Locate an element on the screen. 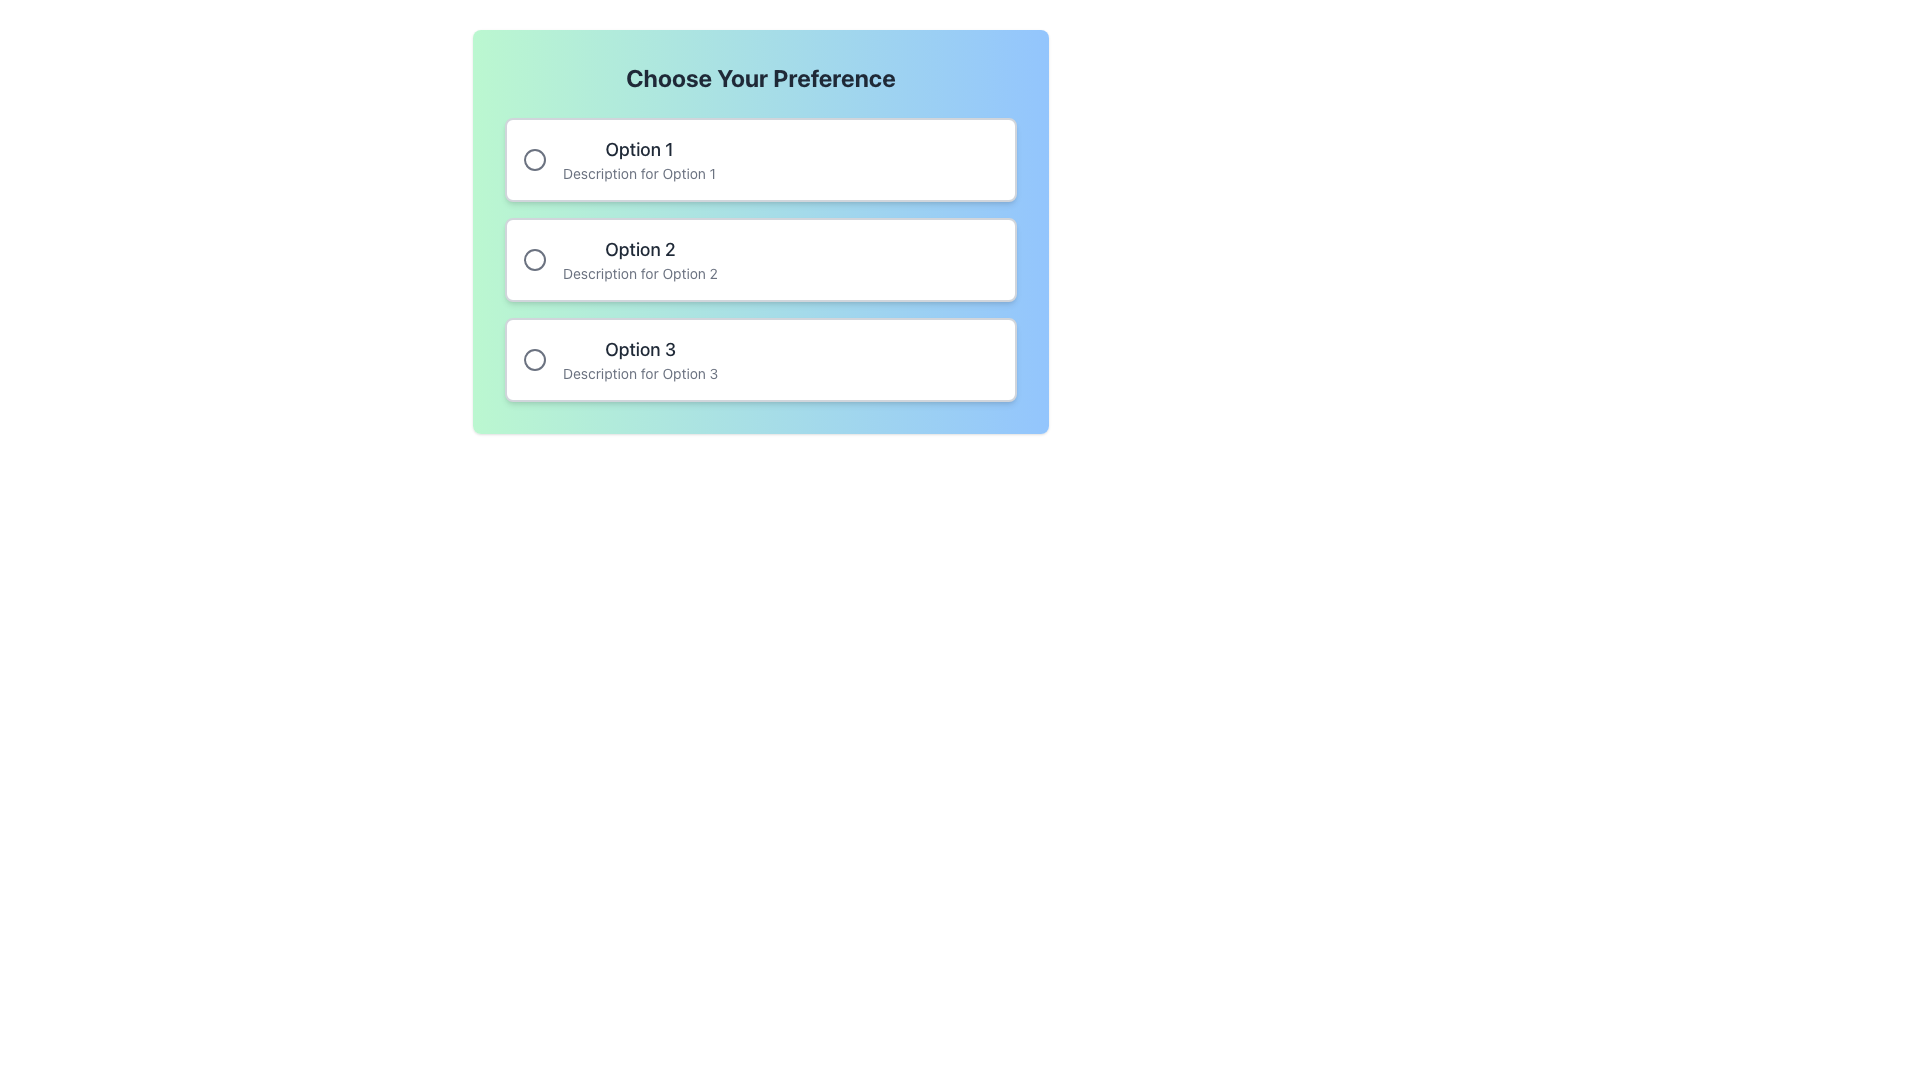  the text label styled in bold font that reads 'Option 1', located at the top of a vertical selection interface, associated with a description and a circular radio button to its left is located at coordinates (638, 149).